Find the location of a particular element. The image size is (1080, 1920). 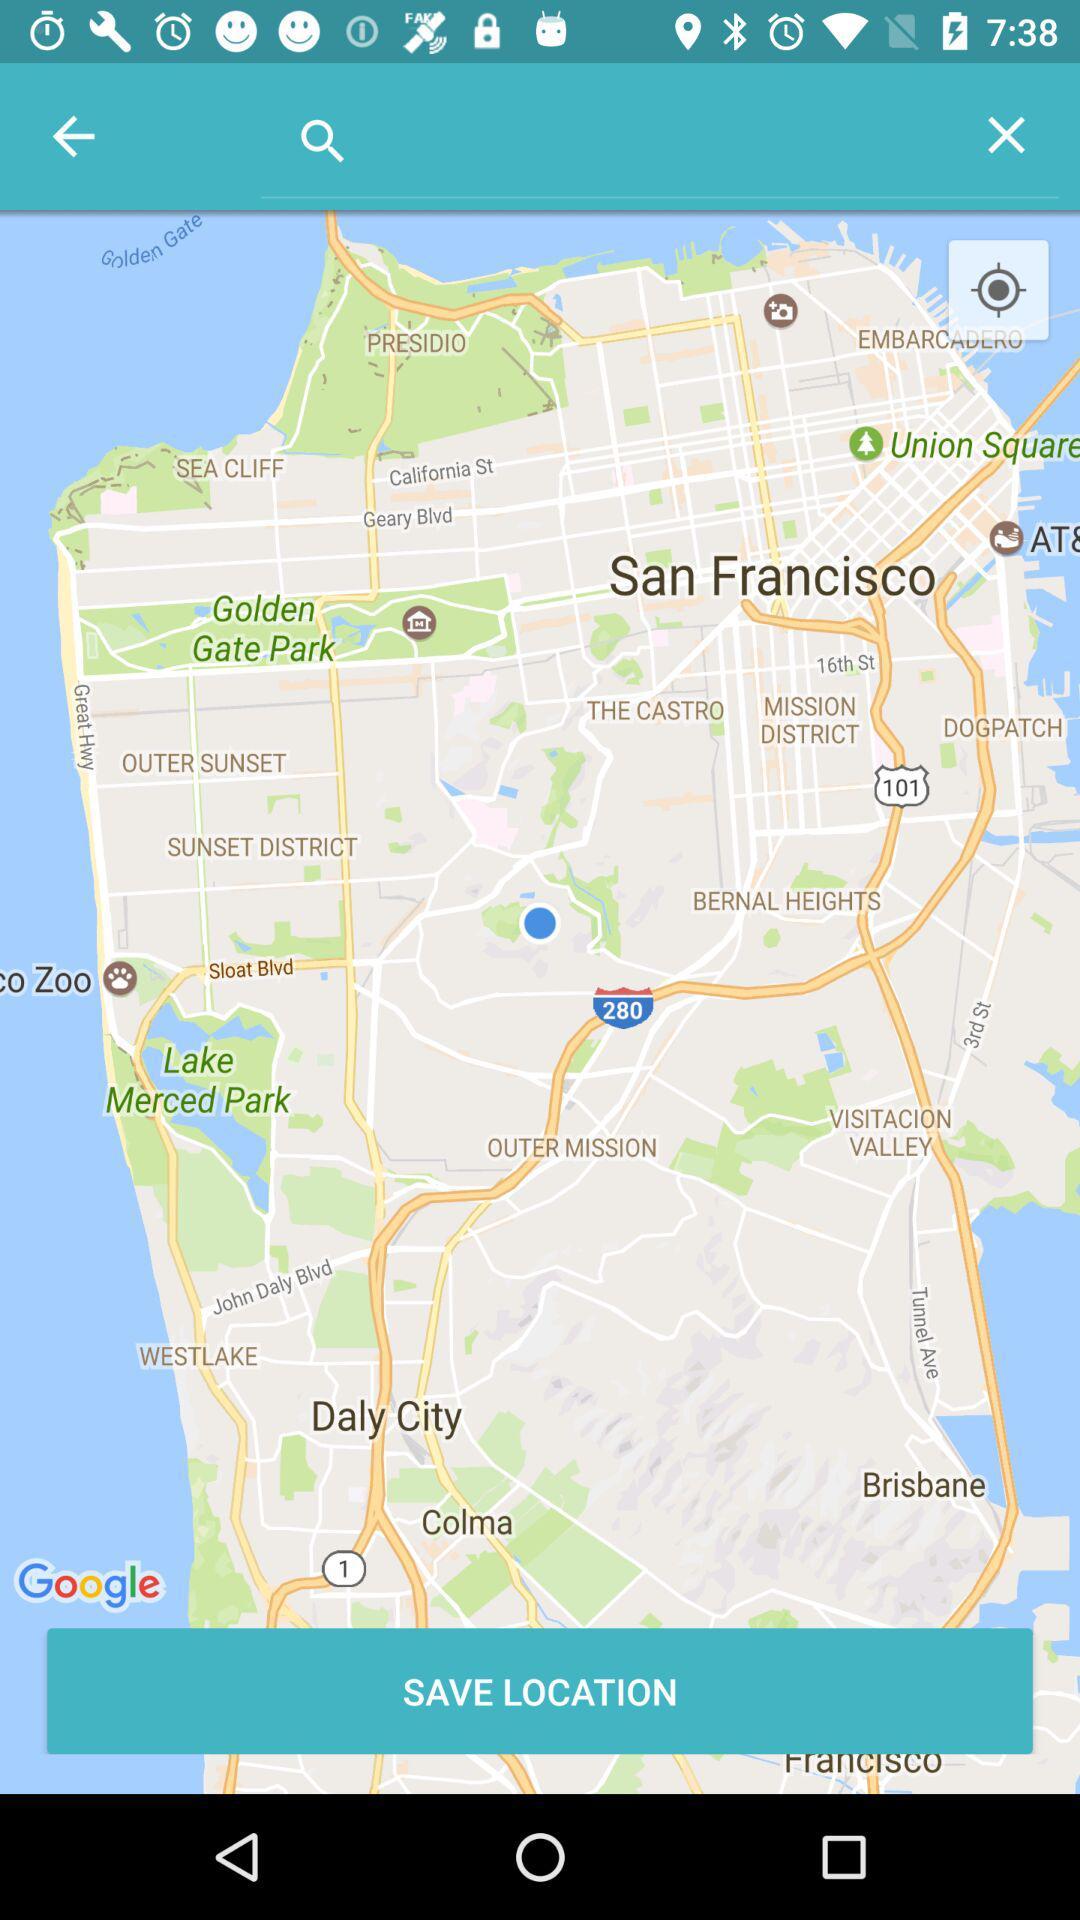

the save location item is located at coordinates (540, 1690).